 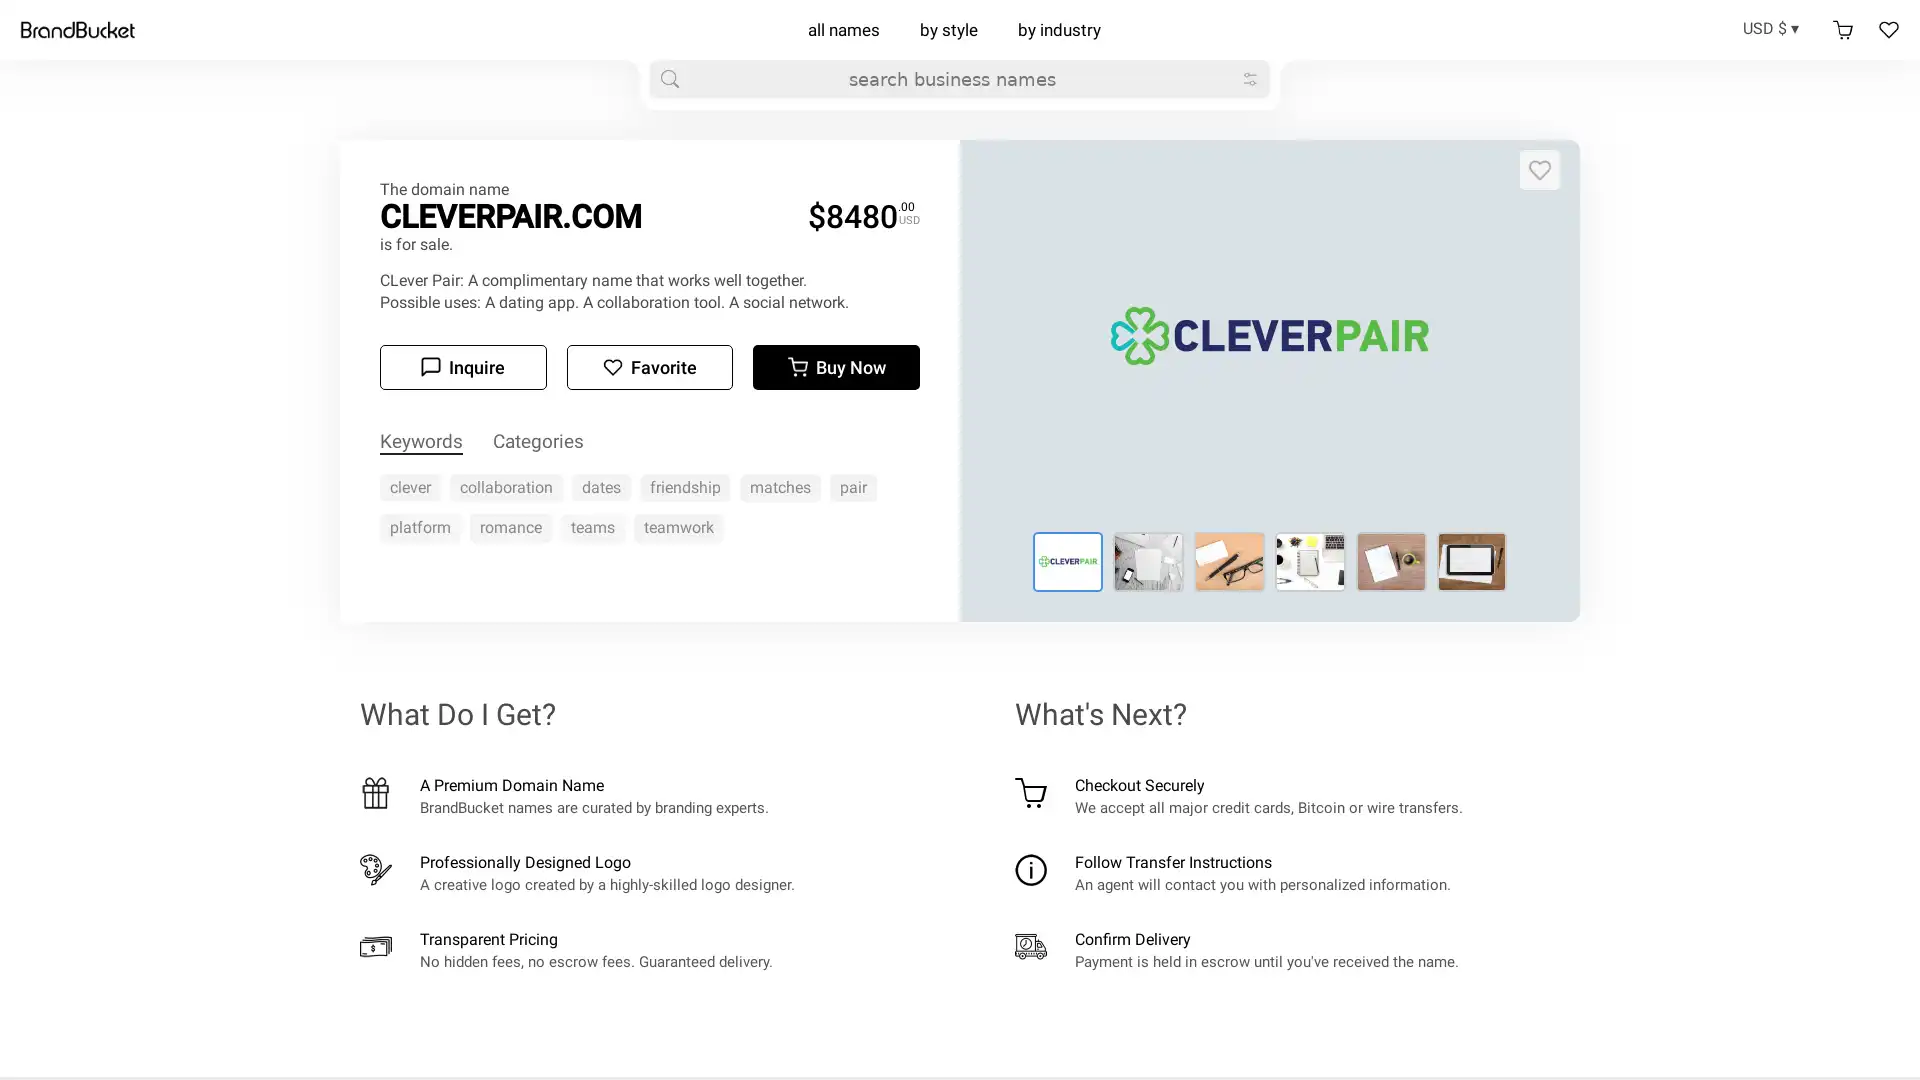 What do you see at coordinates (1842, 30) in the screenshot?
I see `Shopping cart Shopping cart` at bounding box center [1842, 30].